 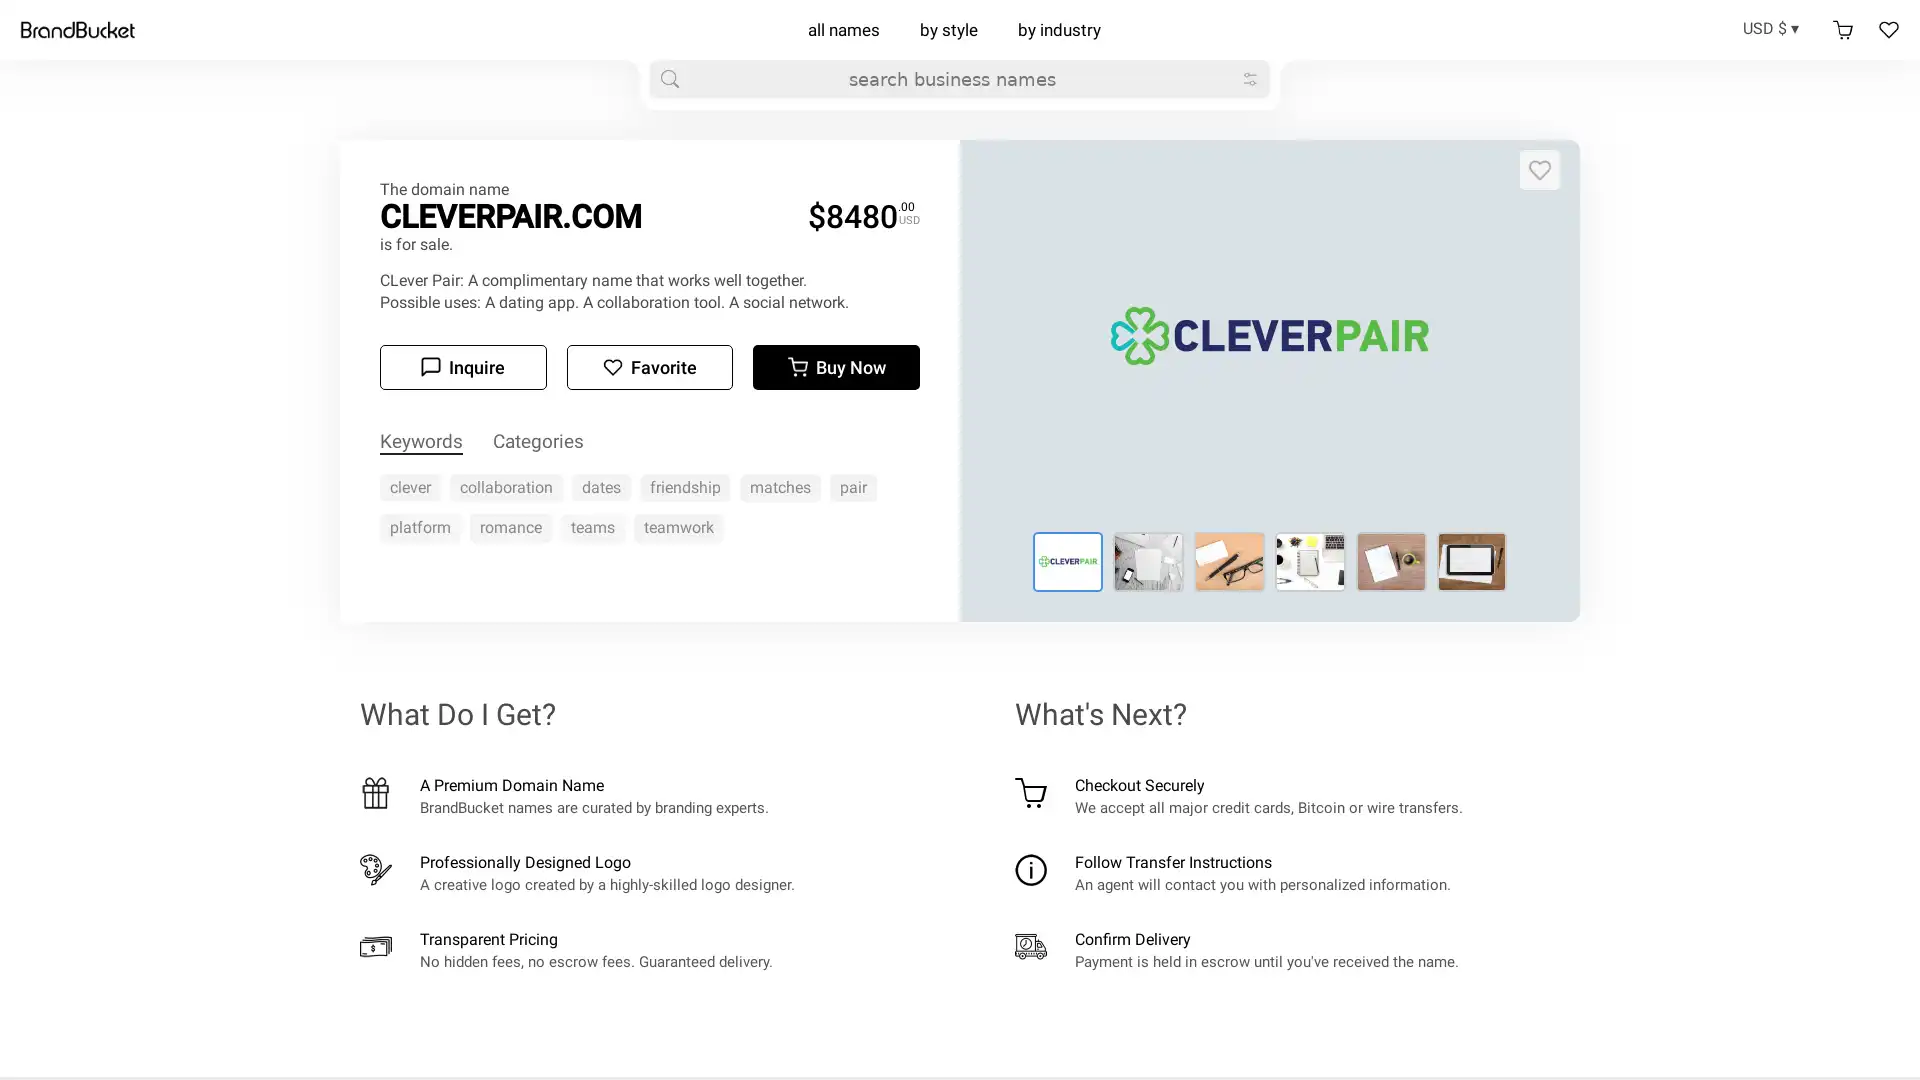 What do you see at coordinates (1842, 30) in the screenshot?
I see `Shopping cart Shopping cart` at bounding box center [1842, 30].